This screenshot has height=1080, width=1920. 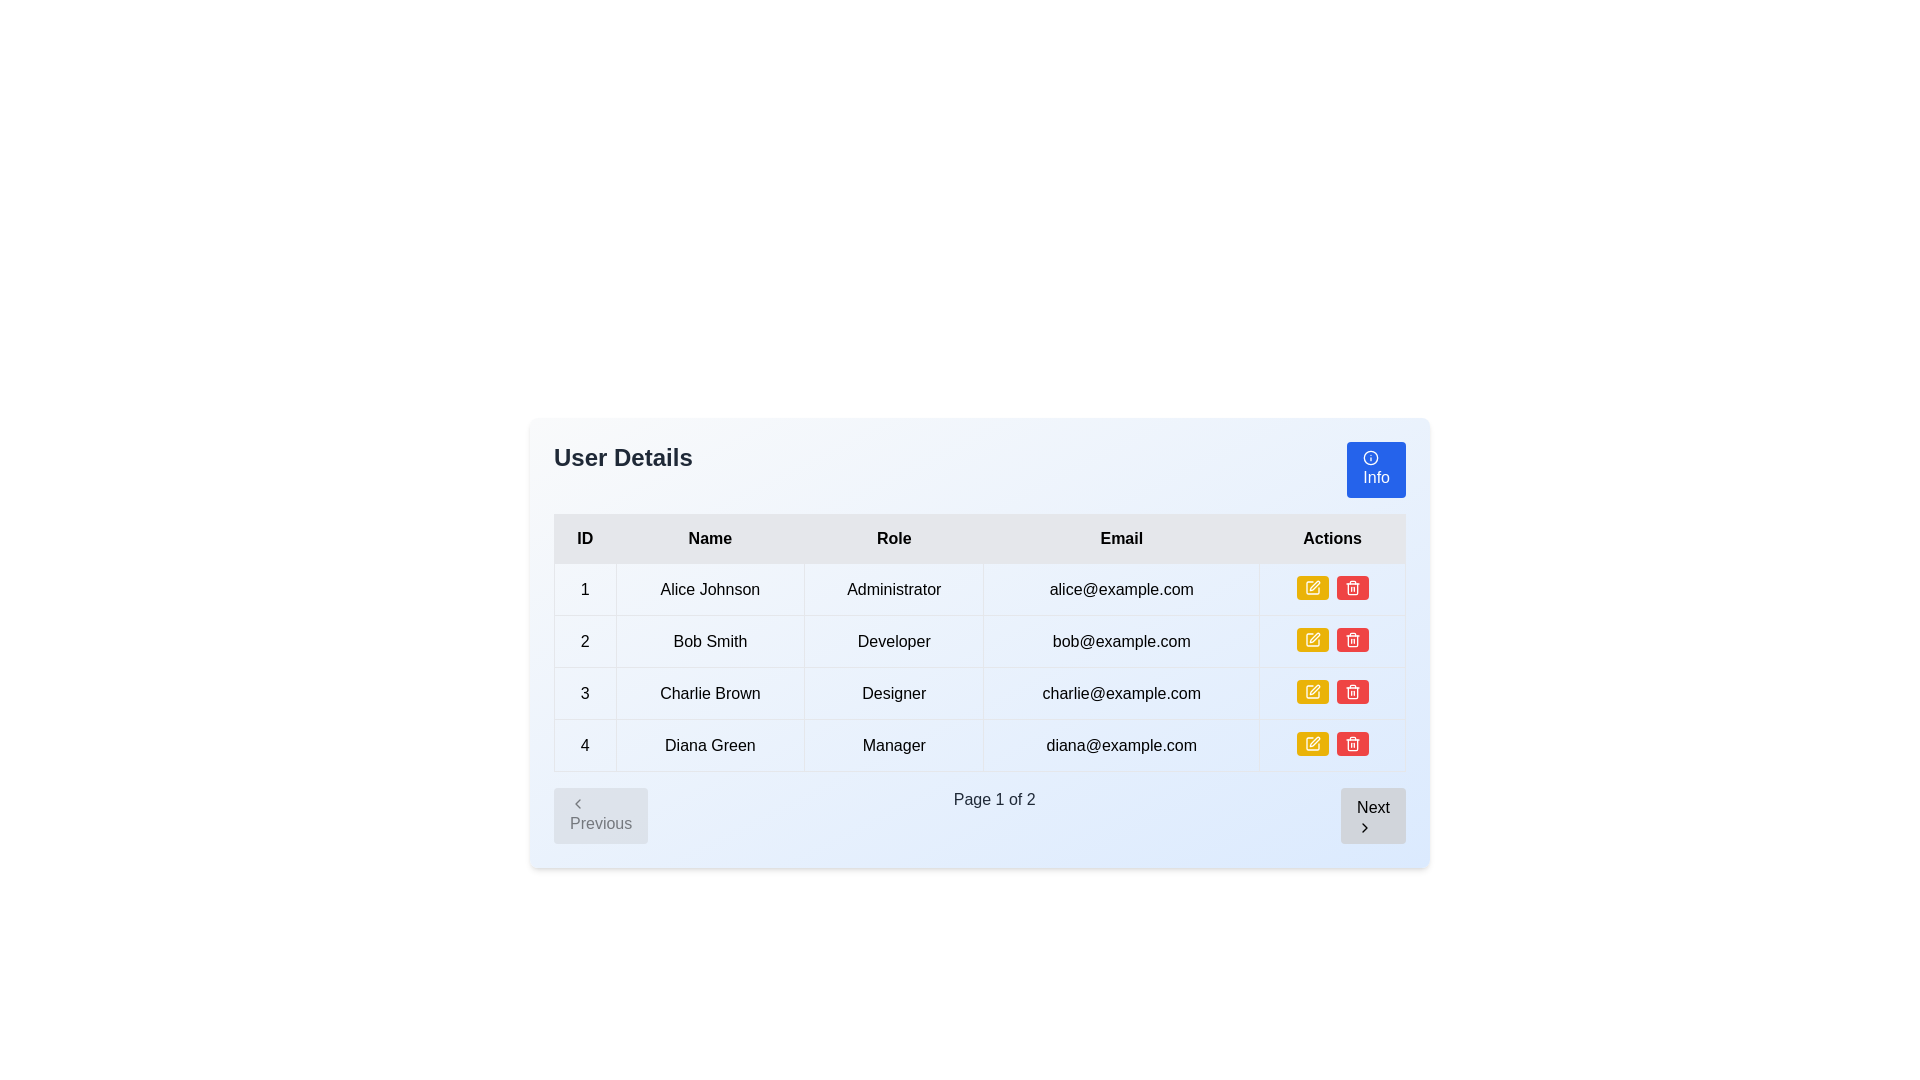 I want to click on the right-facing chevron icon within the 'Next' button, which has a gray background and rounded corners, located at the bottom-right side of the application interface, so click(x=1364, y=828).